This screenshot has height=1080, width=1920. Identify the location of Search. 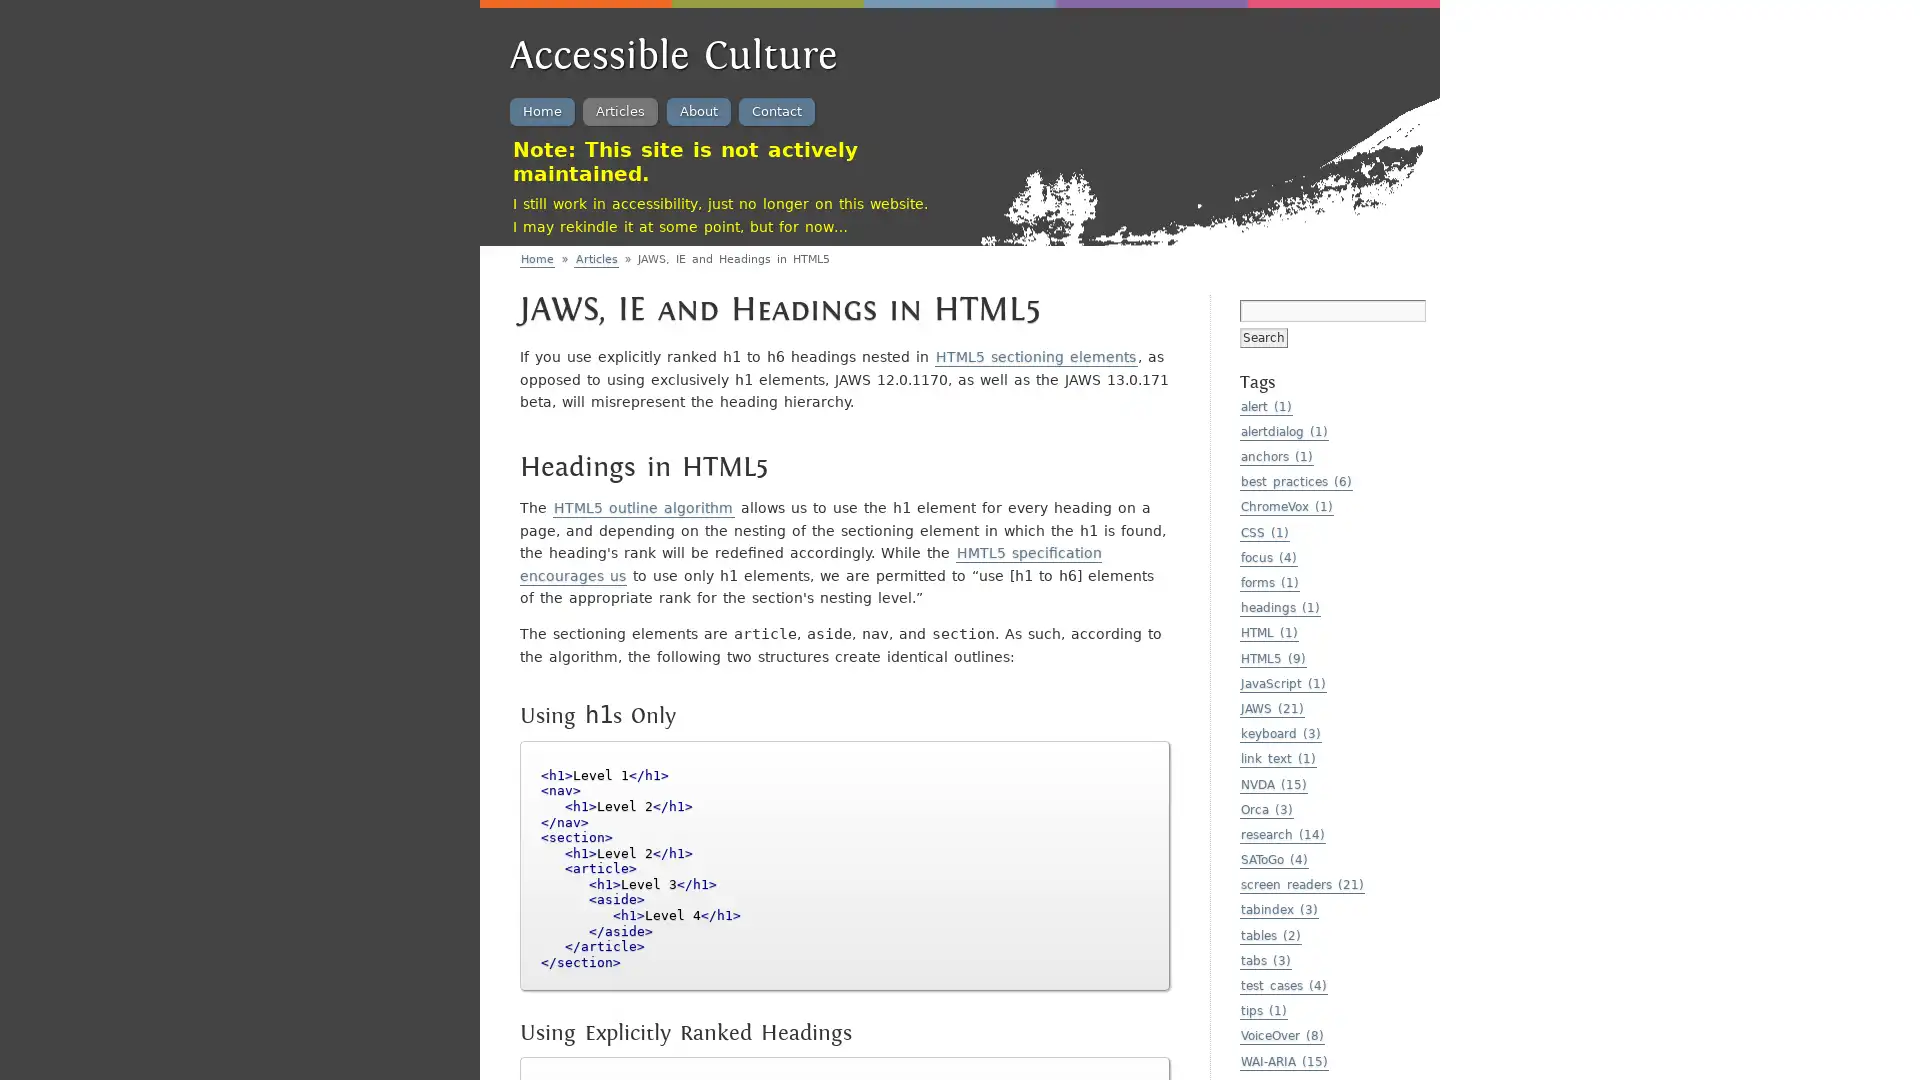
(1262, 337).